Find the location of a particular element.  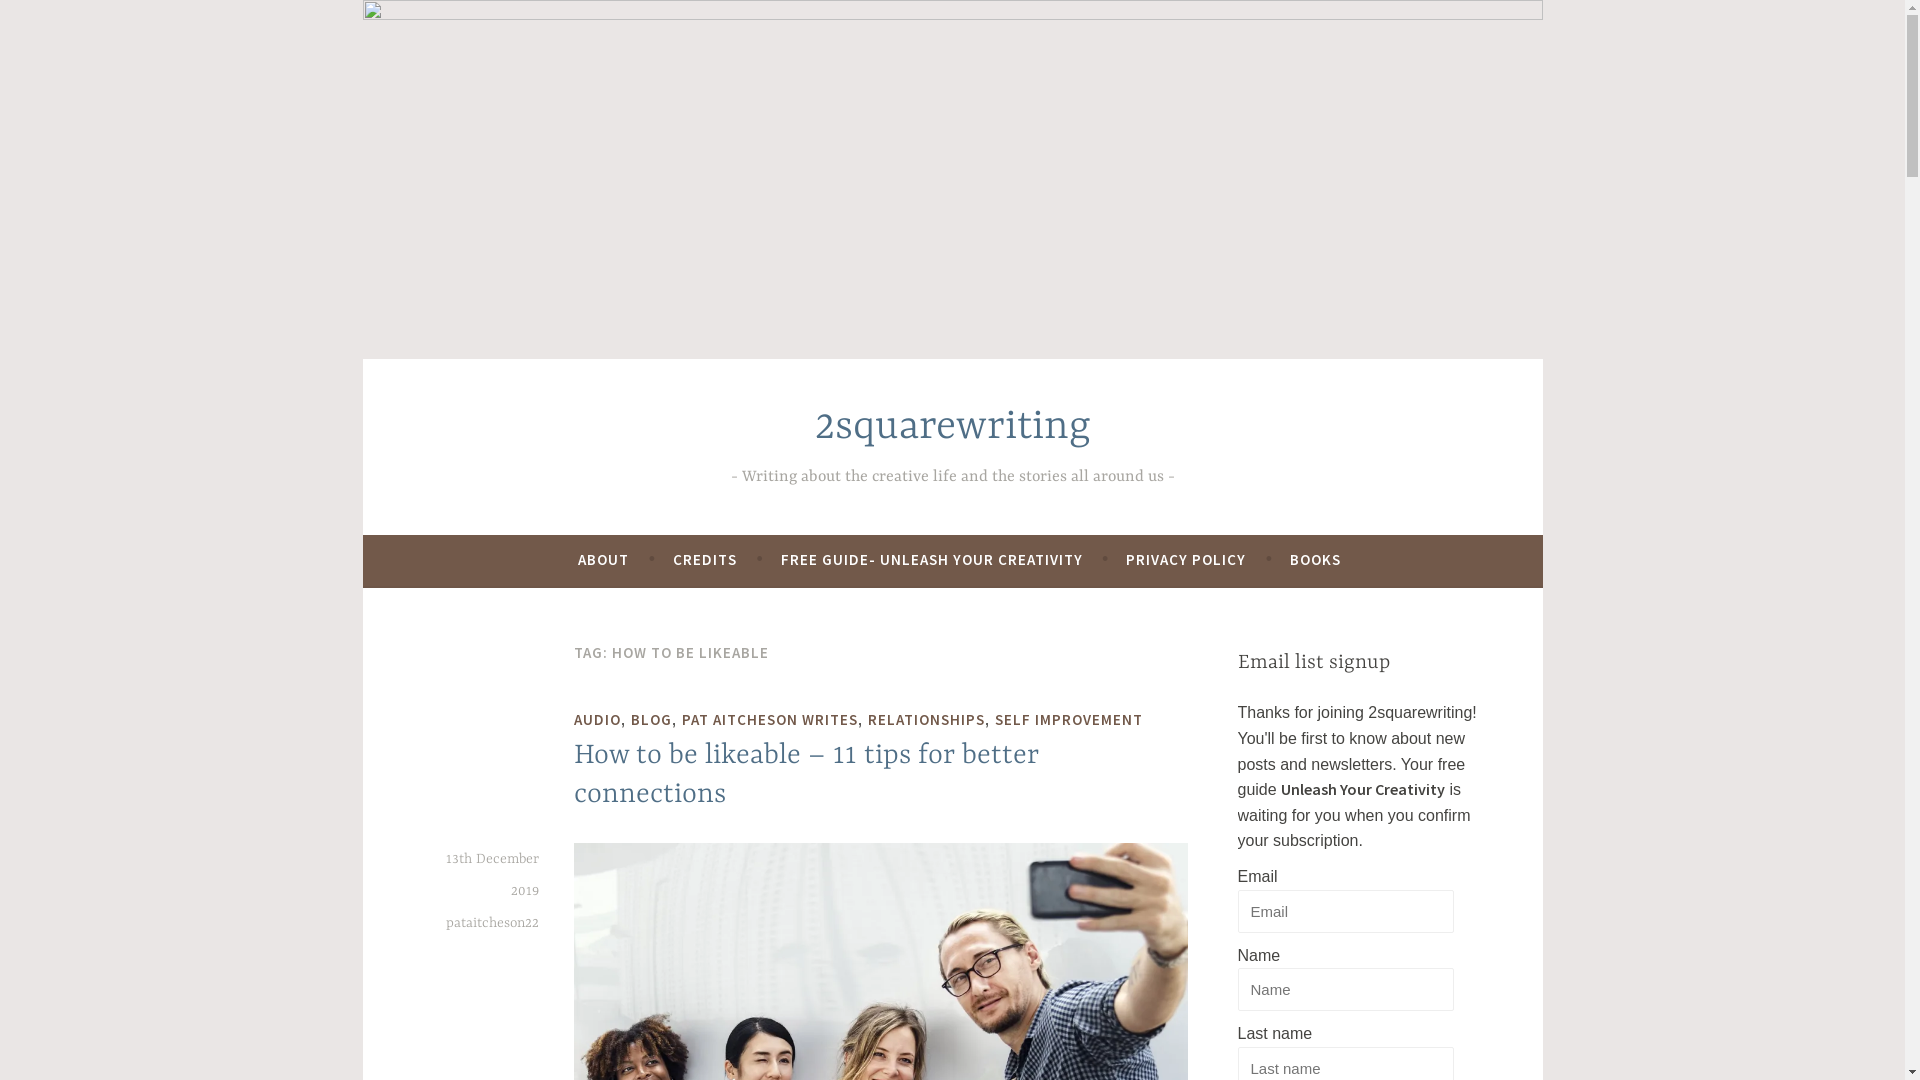

'PAT AITCHESON WRITES' is located at coordinates (768, 720).